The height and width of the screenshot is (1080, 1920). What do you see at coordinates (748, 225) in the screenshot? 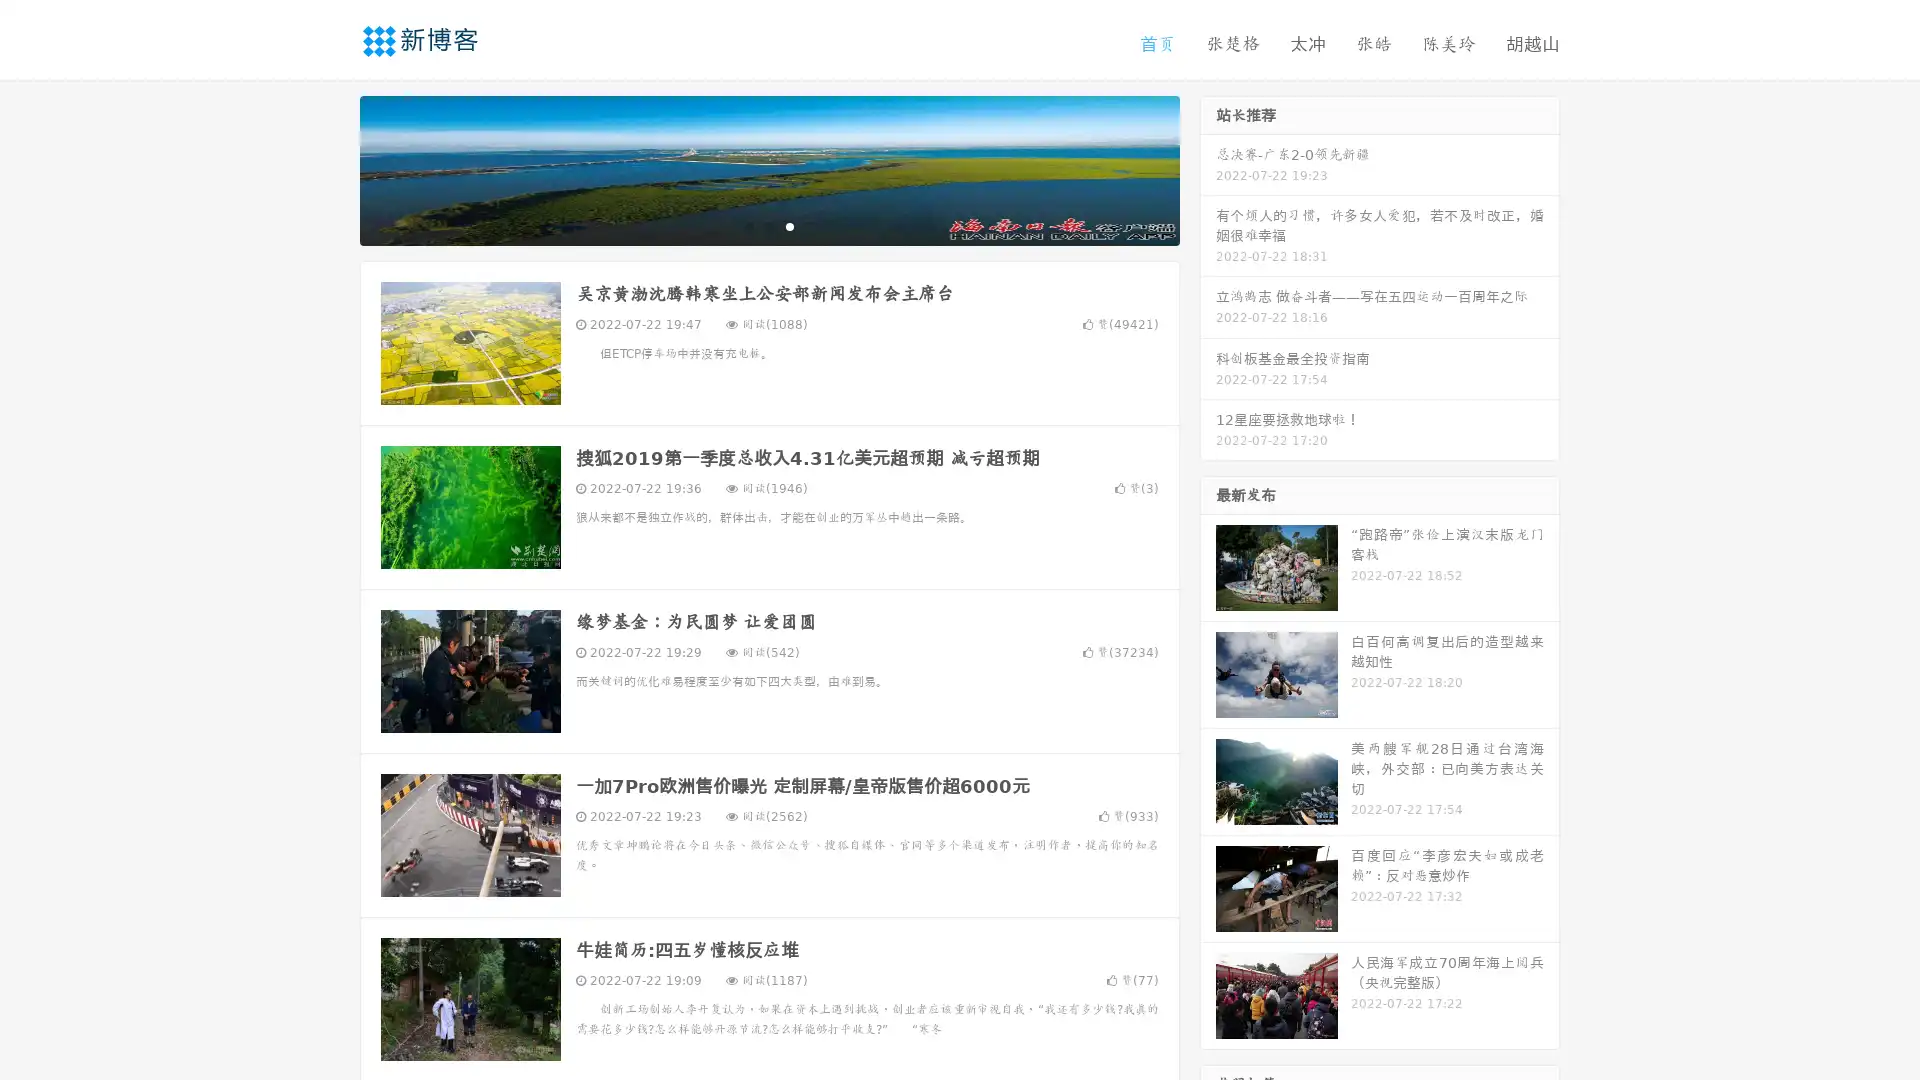
I see `Go to slide 1` at bounding box center [748, 225].